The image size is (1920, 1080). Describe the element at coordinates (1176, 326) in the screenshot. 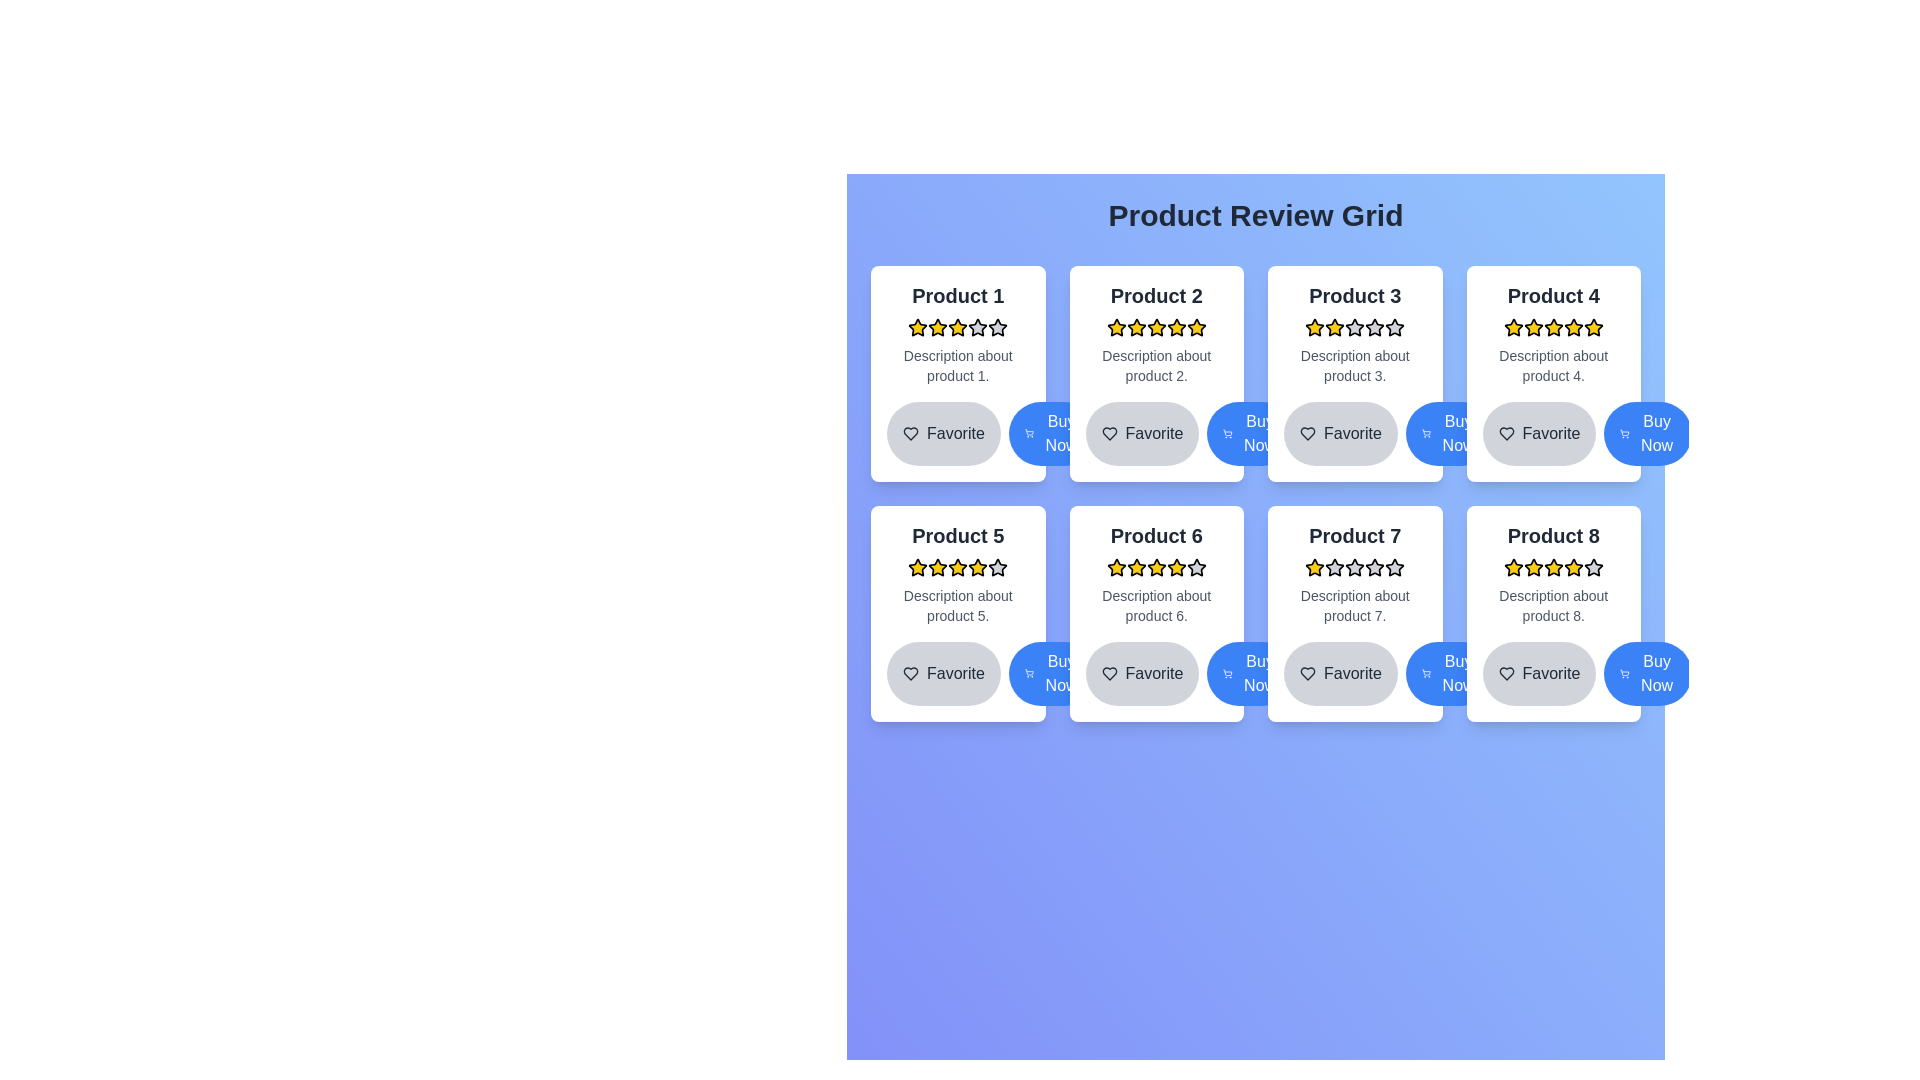

I see `on the fifth yellow star icon in the product rating section for 'Product 2'` at that location.